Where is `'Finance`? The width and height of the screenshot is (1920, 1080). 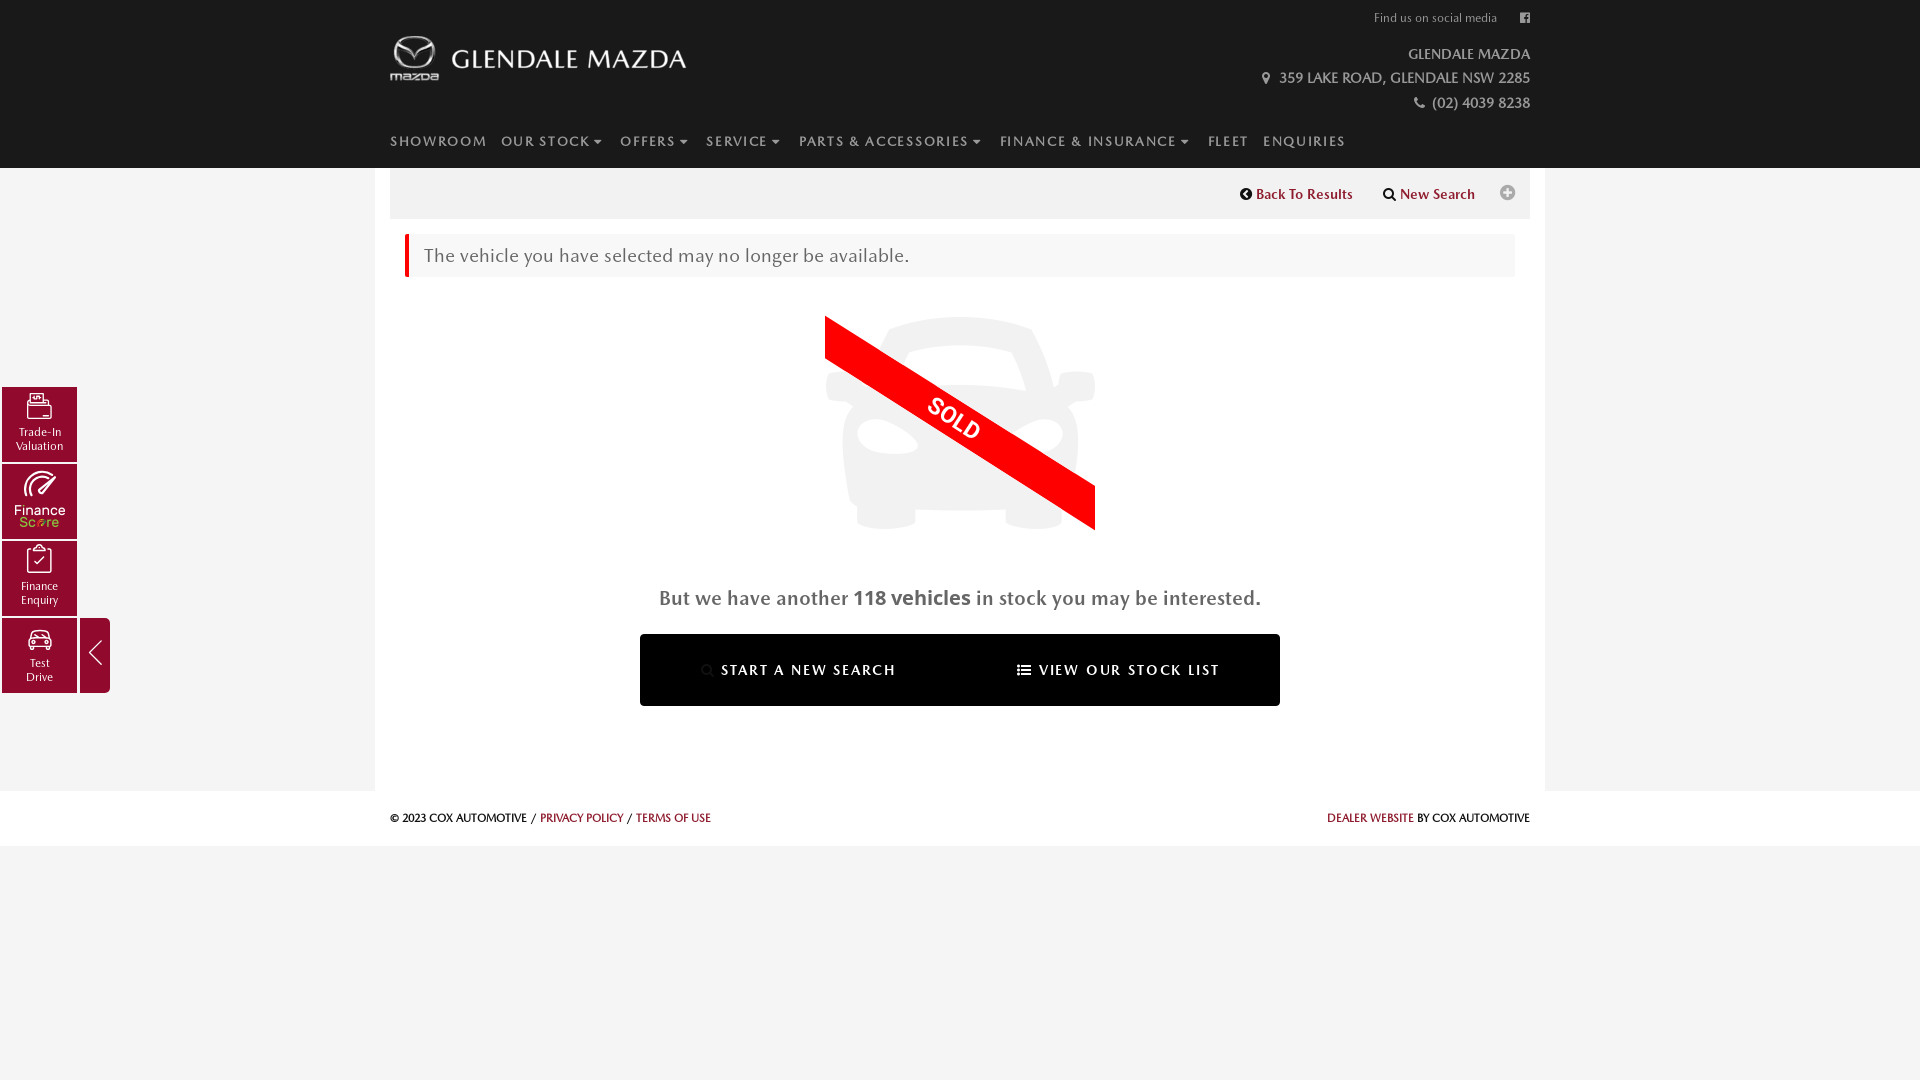 'Finance is located at coordinates (39, 578).